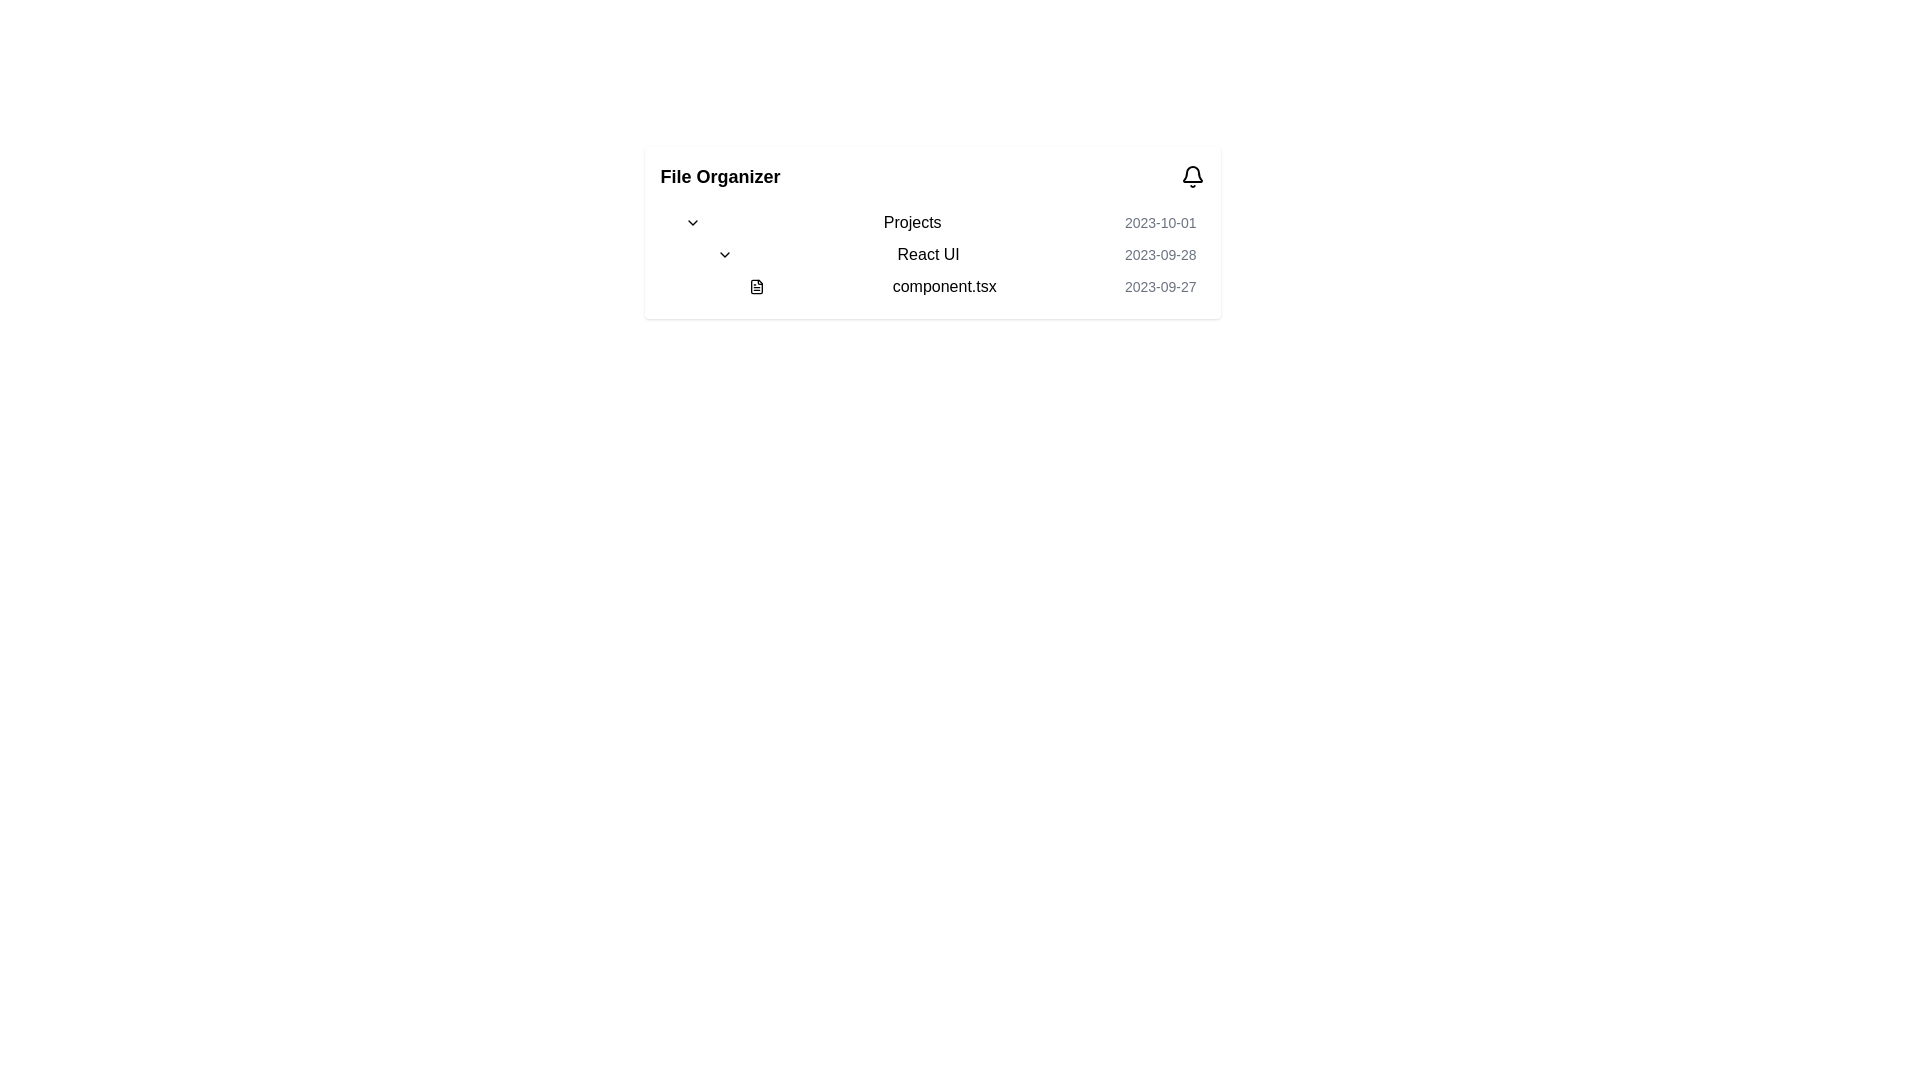  I want to click on the appearance of the icon representing the file 'component.tsx' located in the file organizer interface, so click(755, 286).